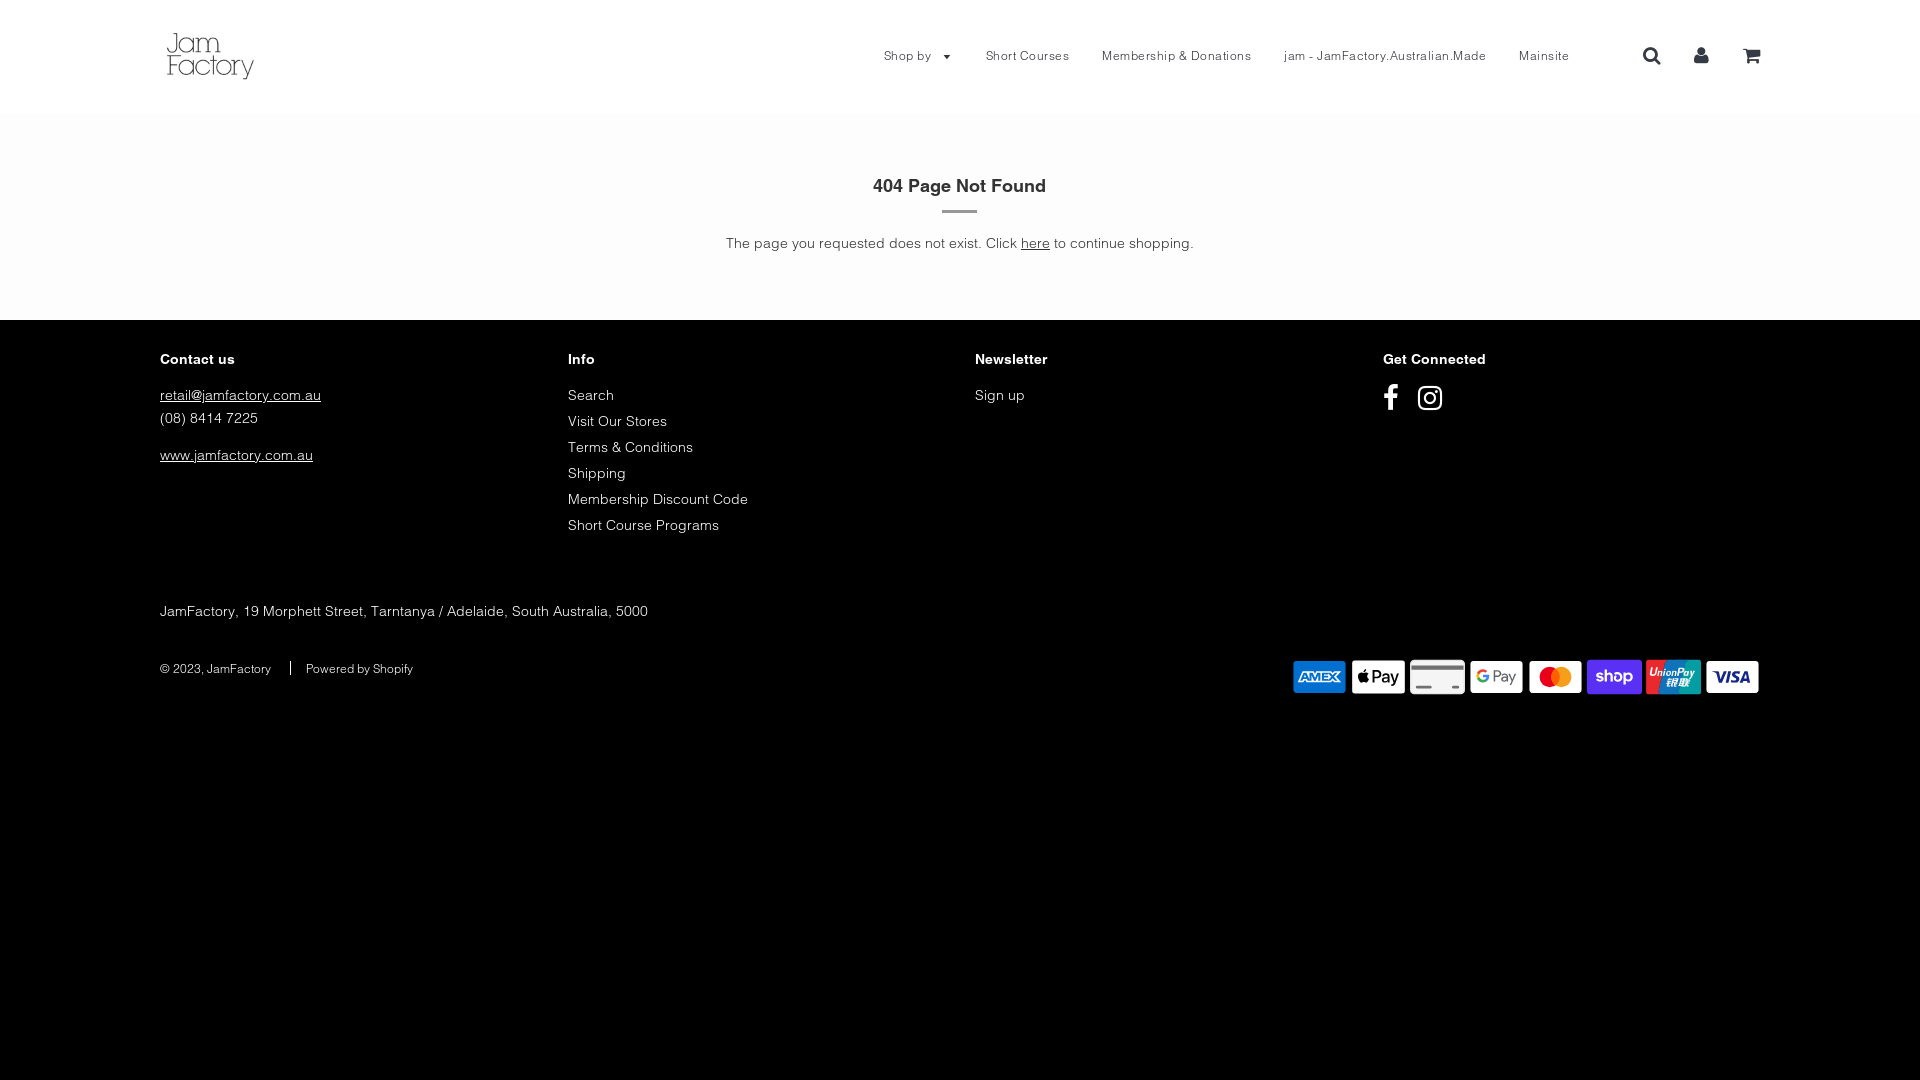 Image resolution: width=1920 pixels, height=1080 pixels. Describe the element at coordinates (1035, 242) in the screenshot. I see `'here'` at that location.